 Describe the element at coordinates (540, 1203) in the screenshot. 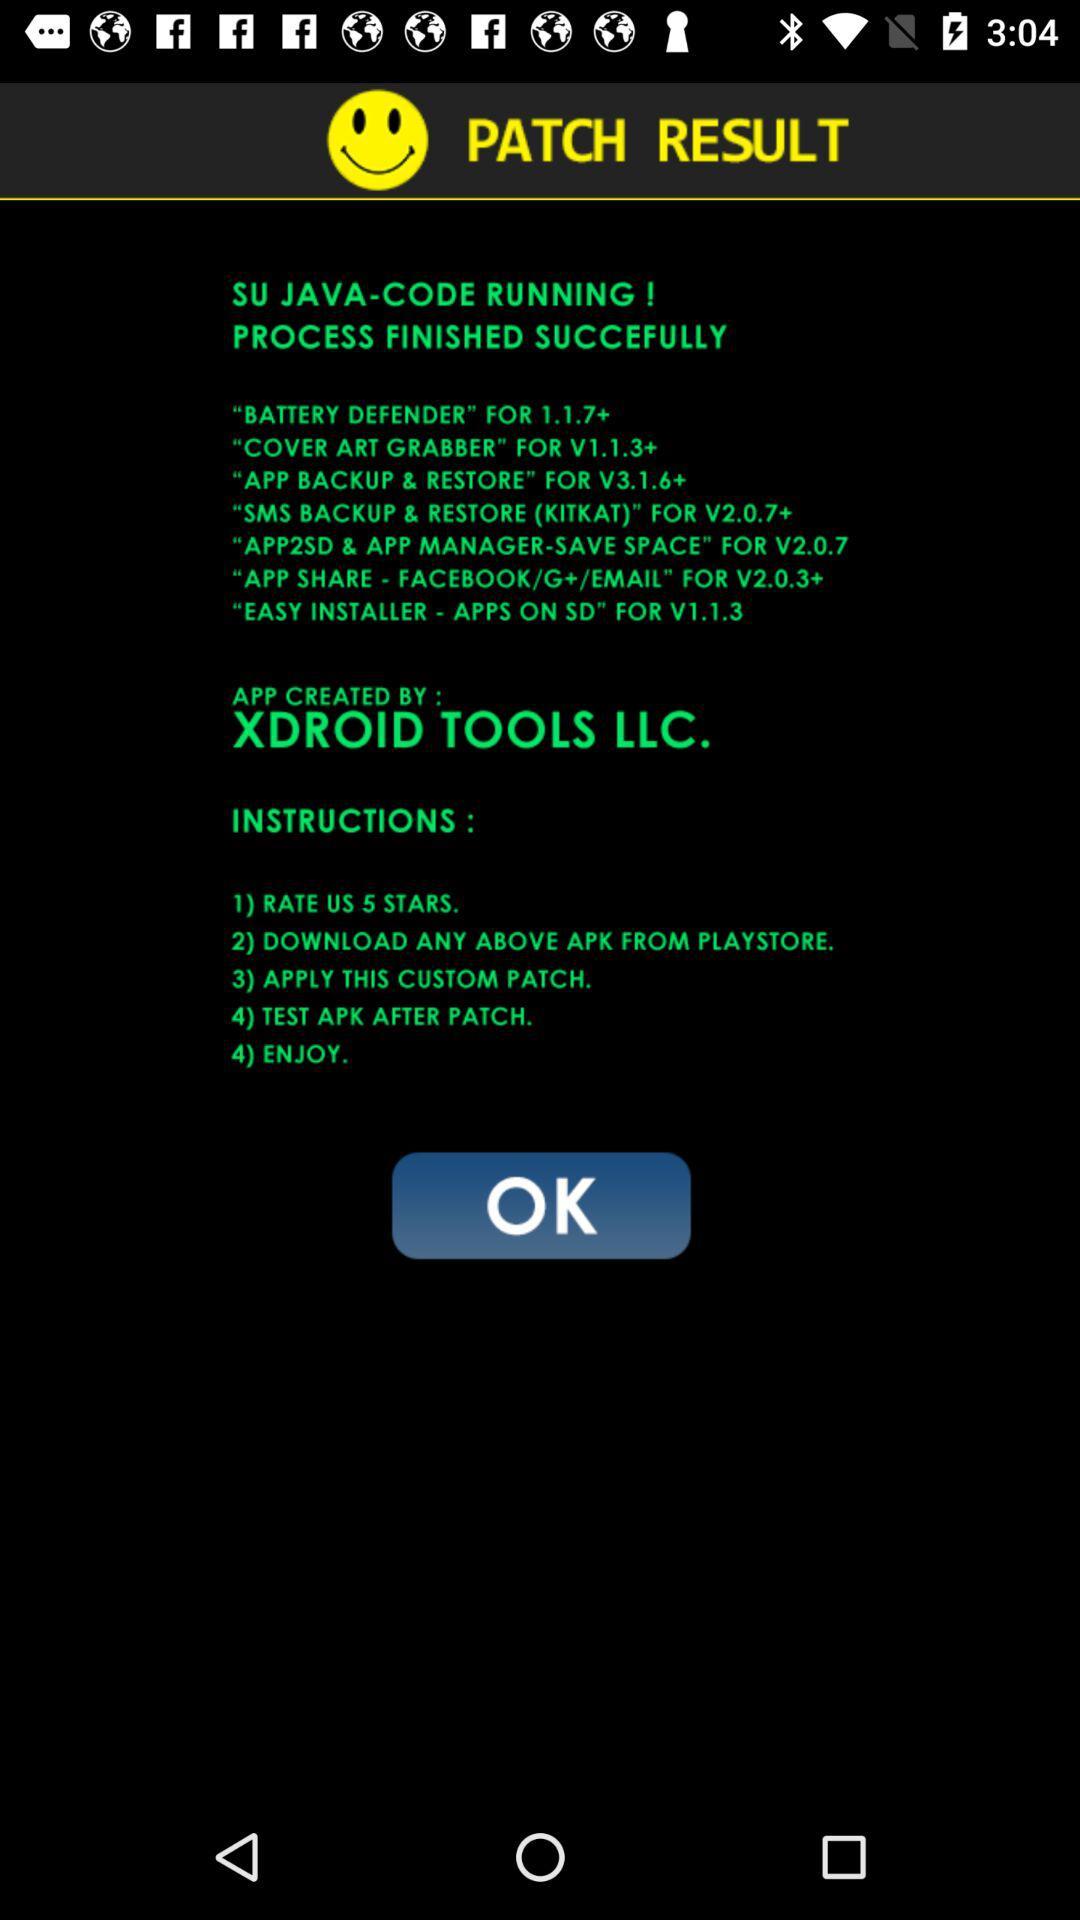

I see `press ok` at that location.